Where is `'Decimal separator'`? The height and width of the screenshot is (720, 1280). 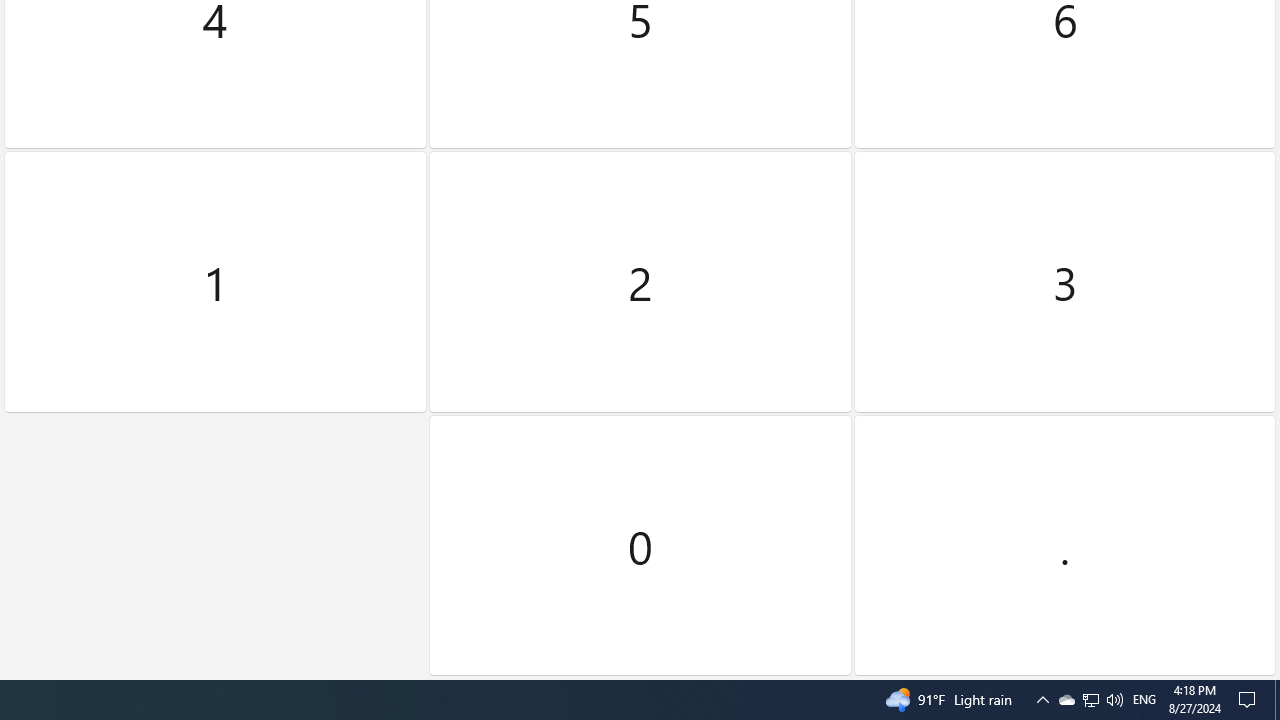
'Decimal separator' is located at coordinates (1063, 545).